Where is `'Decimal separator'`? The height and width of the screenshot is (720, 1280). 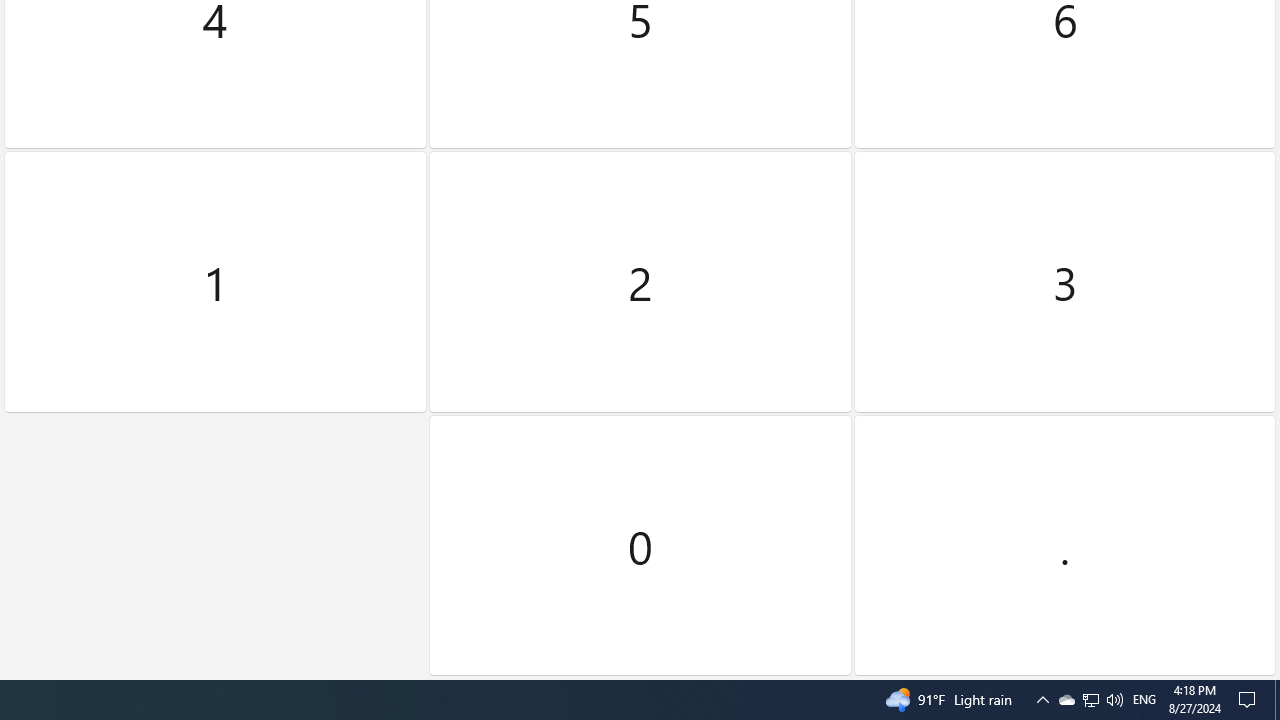
'Decimal separator' is located at coordinates (1063, 545).